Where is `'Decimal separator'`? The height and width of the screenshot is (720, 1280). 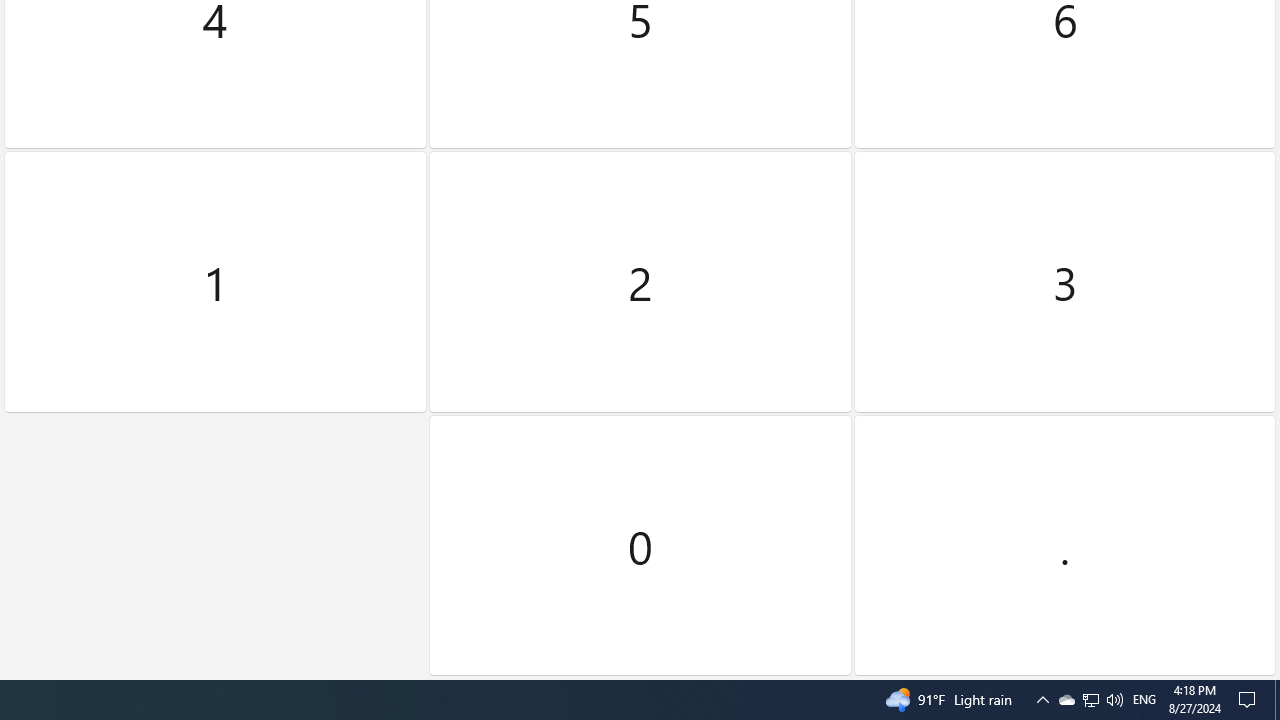
'Decimal separator' is located at coordinates (1063, 545).